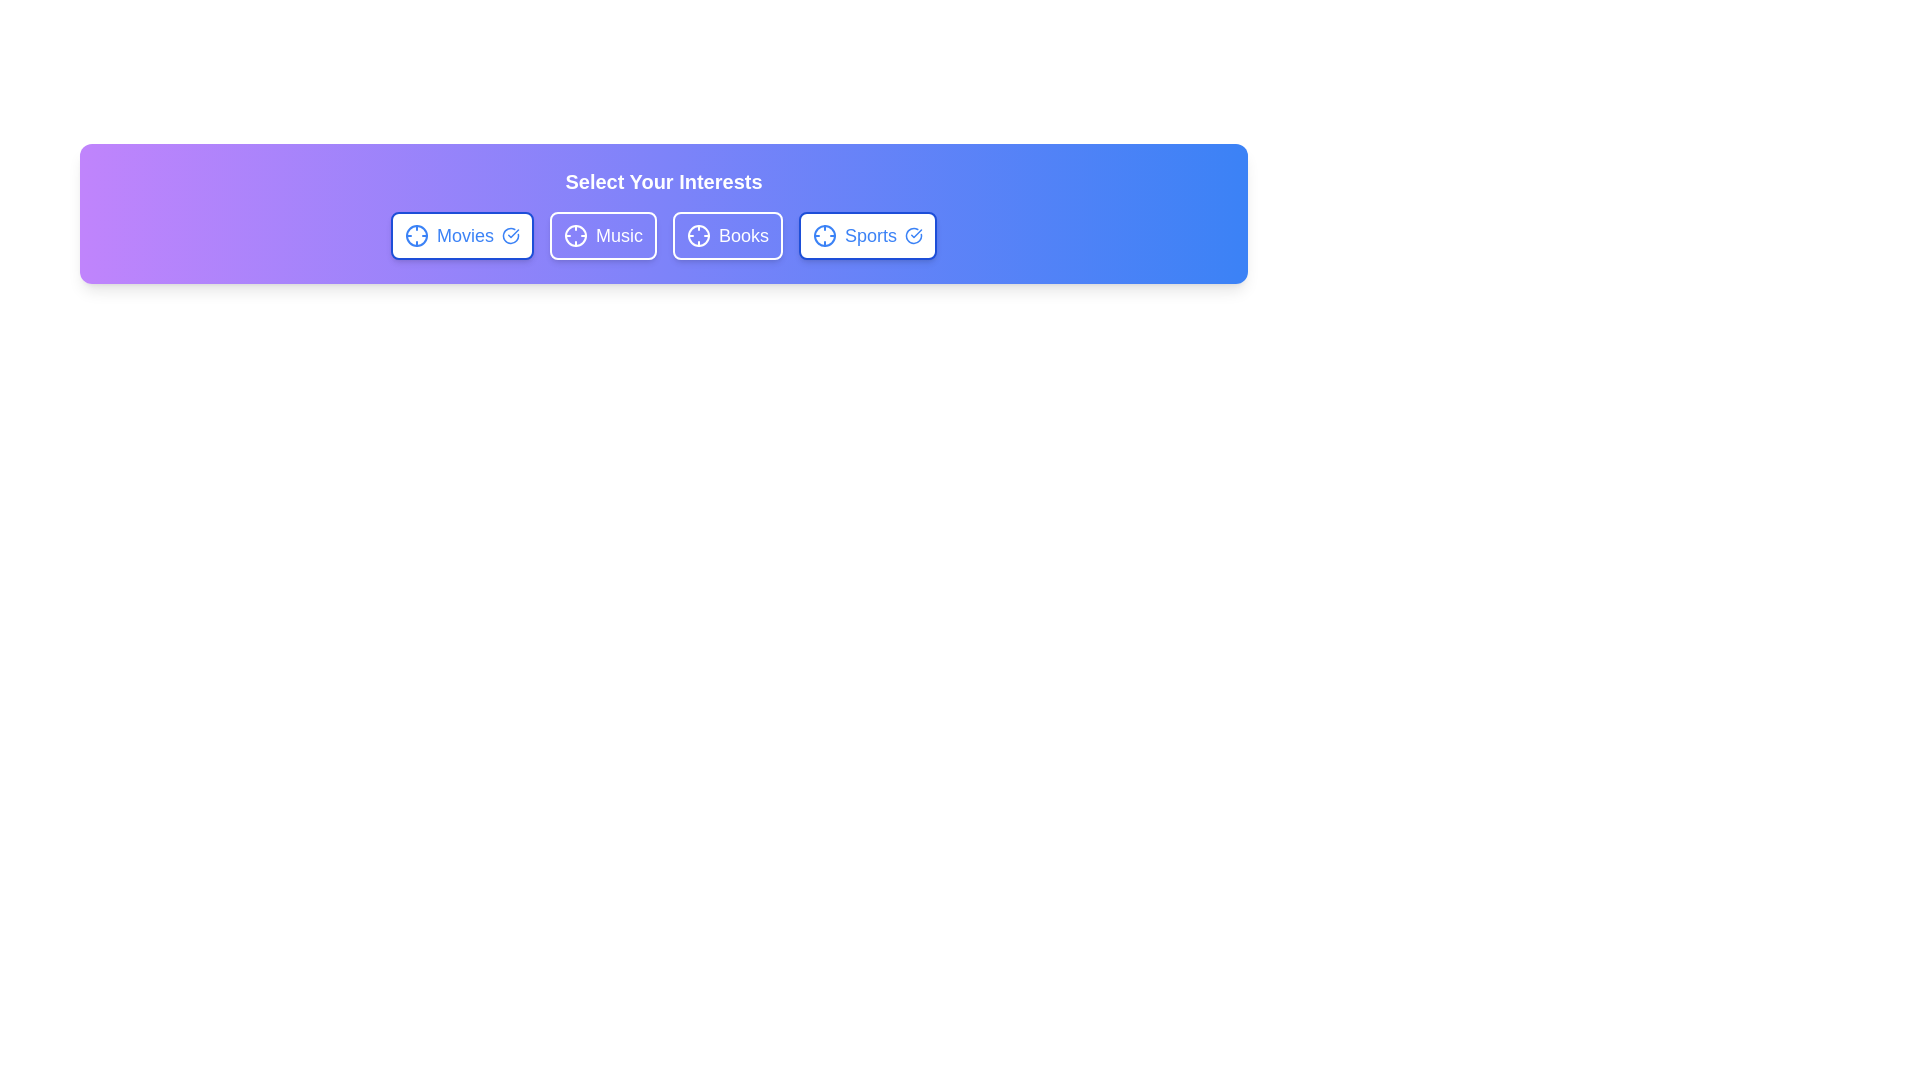 The width and height of the screenshot is (1920, 1080). I want to click on the chip labeled Music to observe the hover effect, so click(602, 234).